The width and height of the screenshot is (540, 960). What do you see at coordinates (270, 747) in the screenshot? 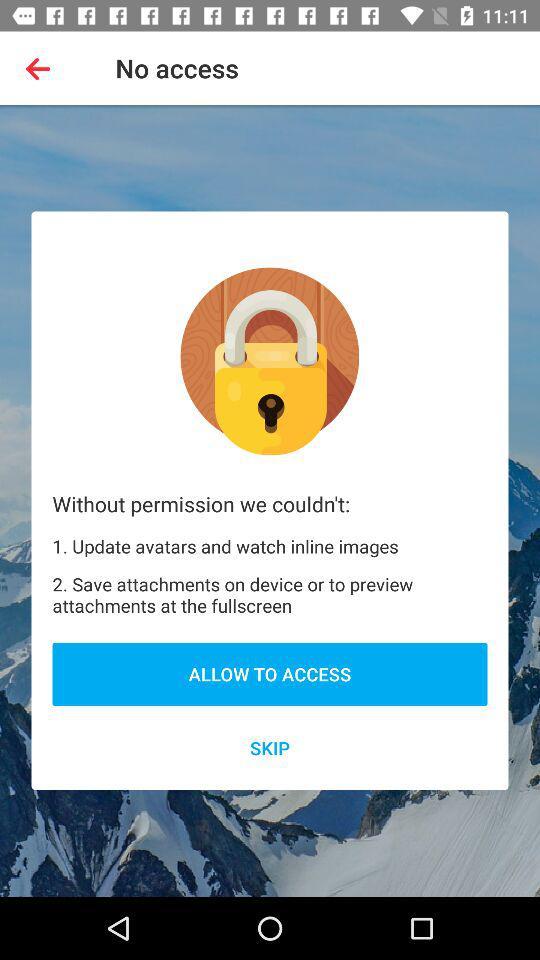
I see `the skip item` at bounding box center [270, 747].